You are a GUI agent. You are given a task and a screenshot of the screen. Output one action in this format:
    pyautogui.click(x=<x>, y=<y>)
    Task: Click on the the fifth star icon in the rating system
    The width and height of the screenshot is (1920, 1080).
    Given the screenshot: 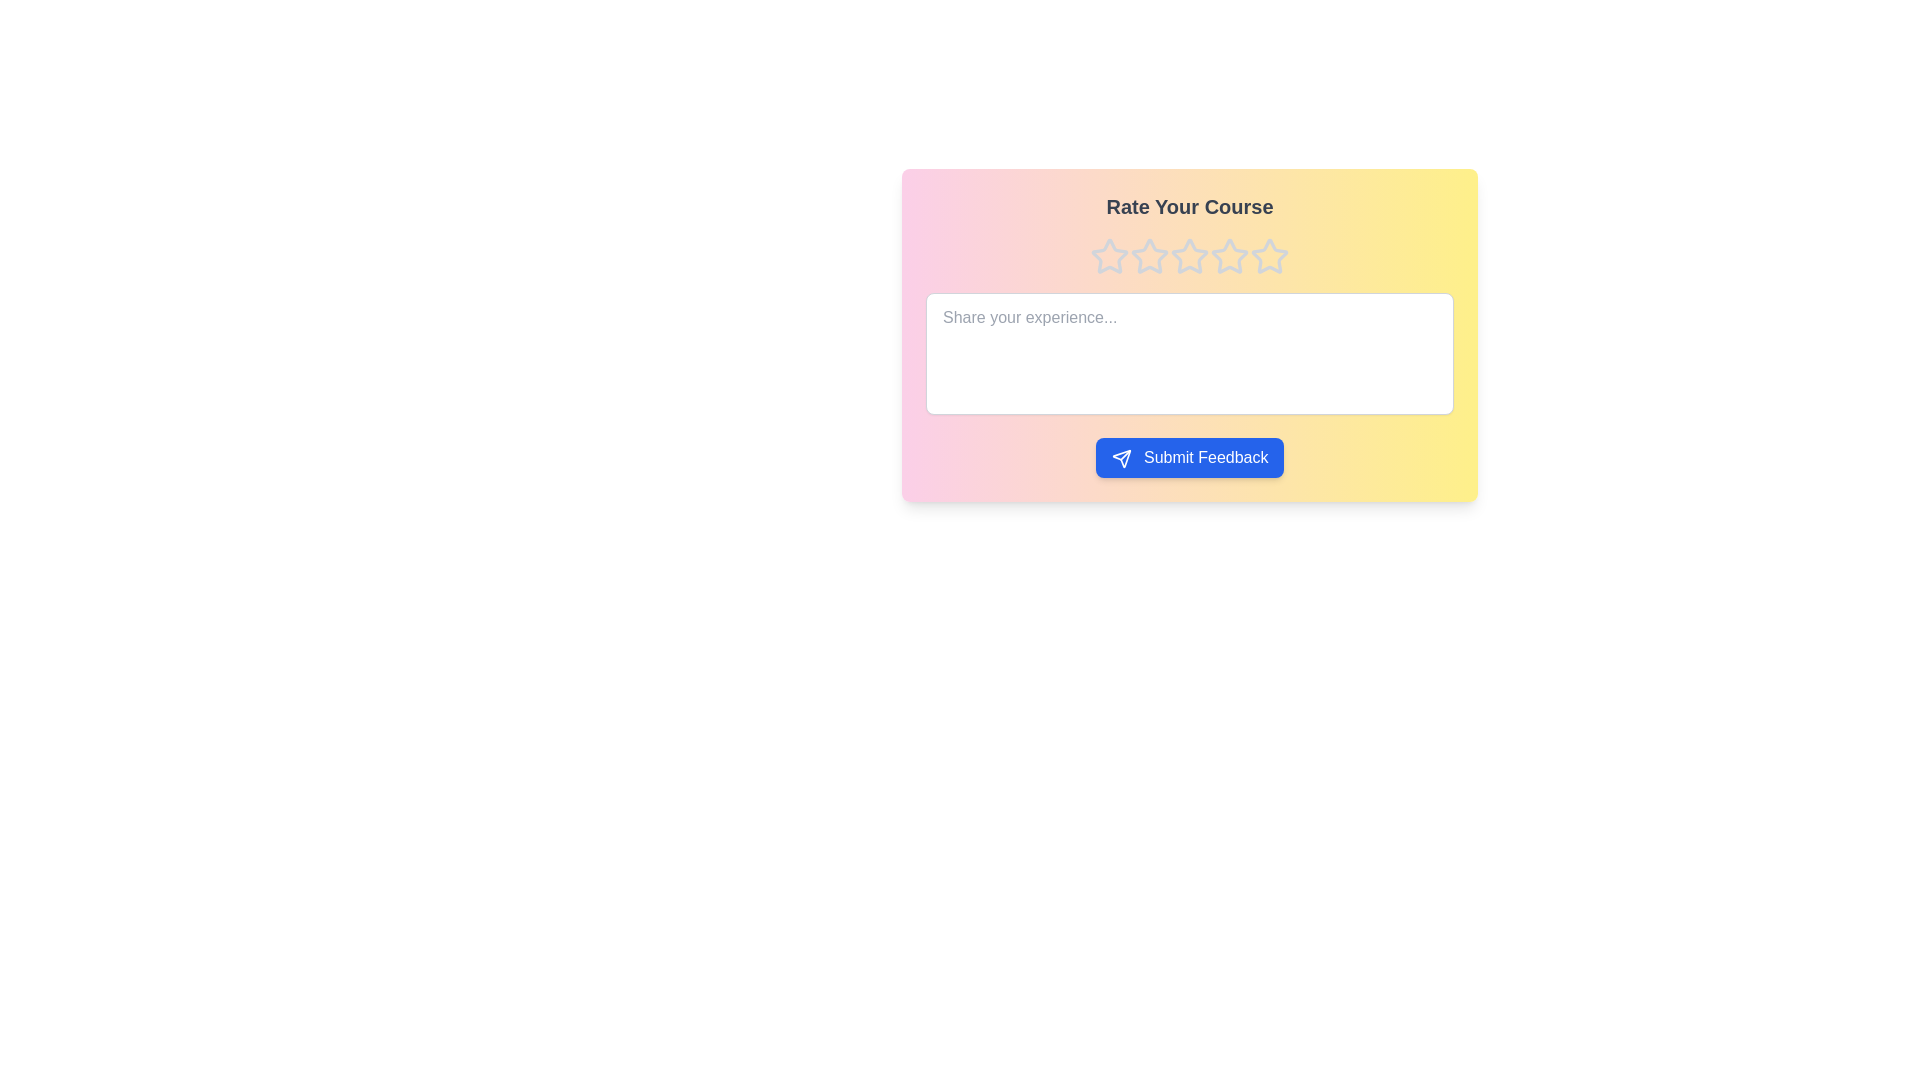 What is the action you would take?
    pyautogui.click(x=1267, y=254)
    